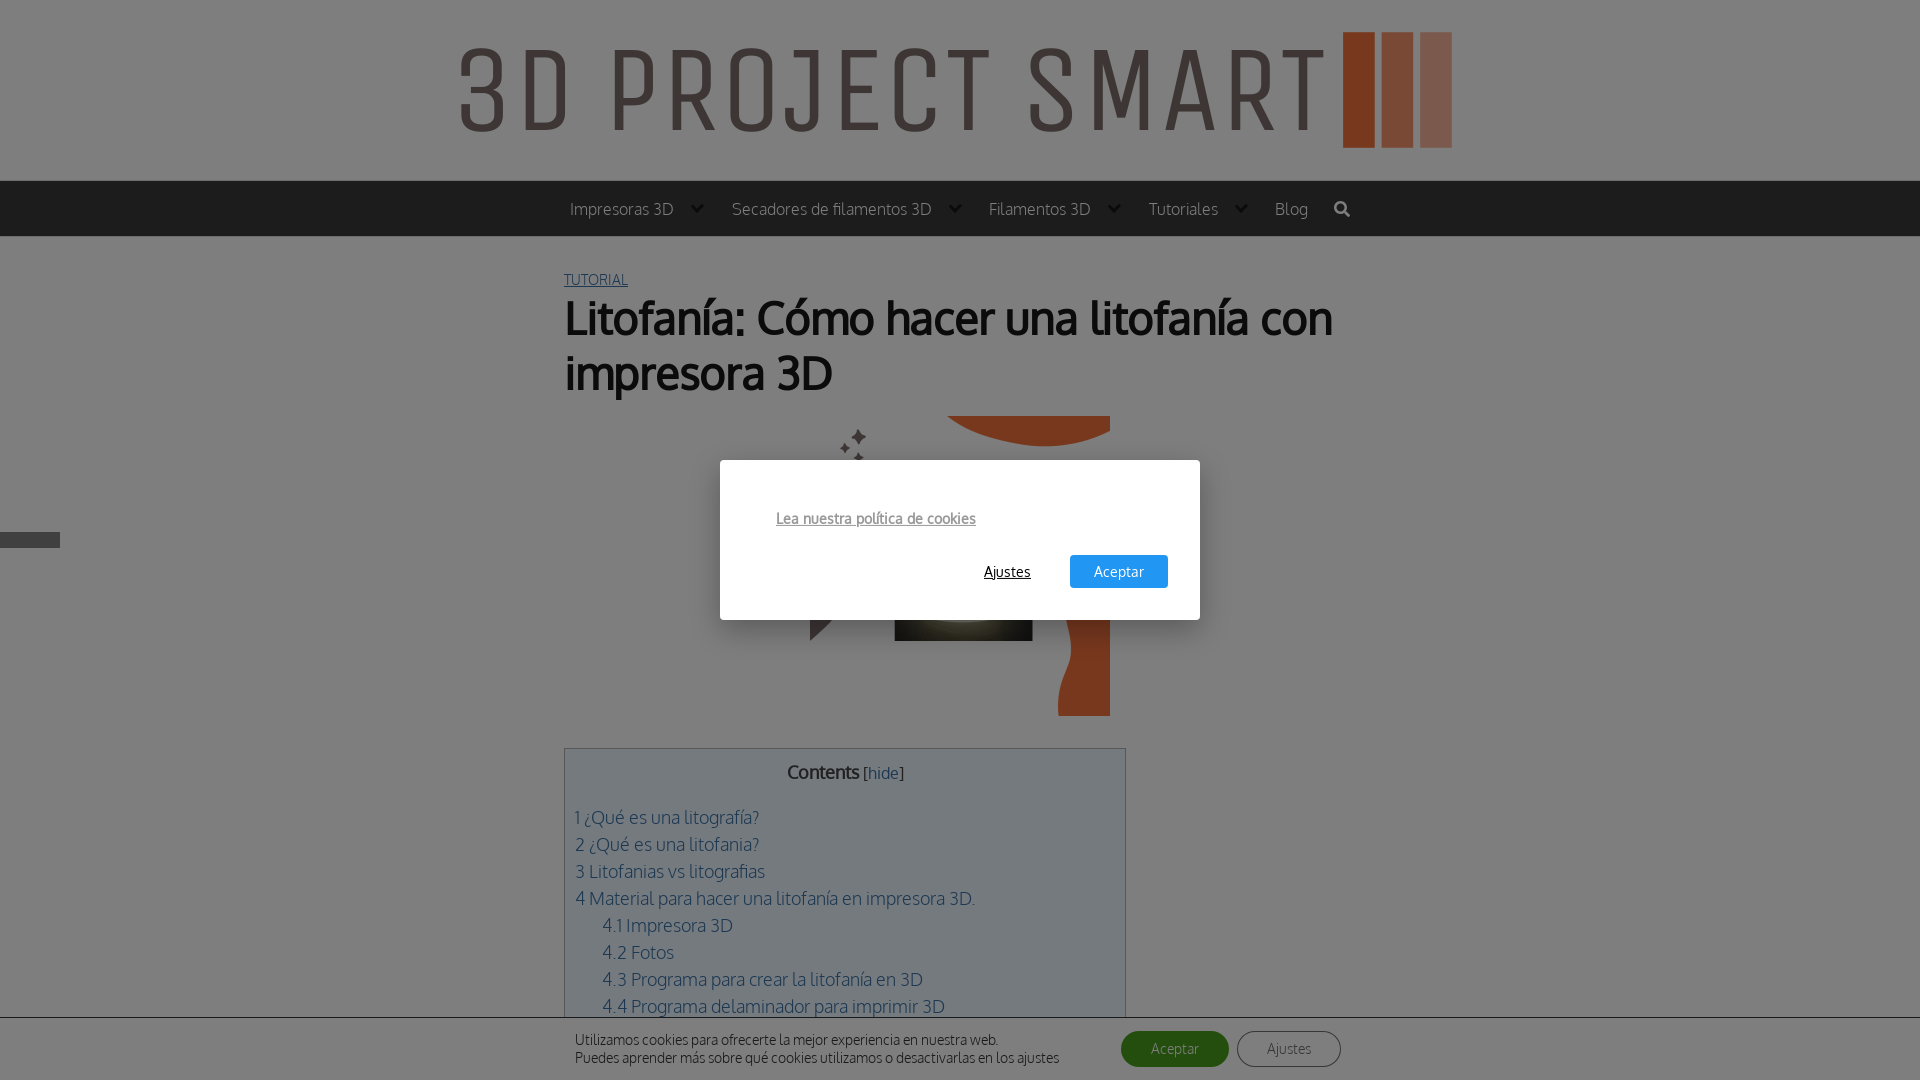  Describe the element at coordinates (882, 771) in the screenshot. I see `'hide'` at that location.